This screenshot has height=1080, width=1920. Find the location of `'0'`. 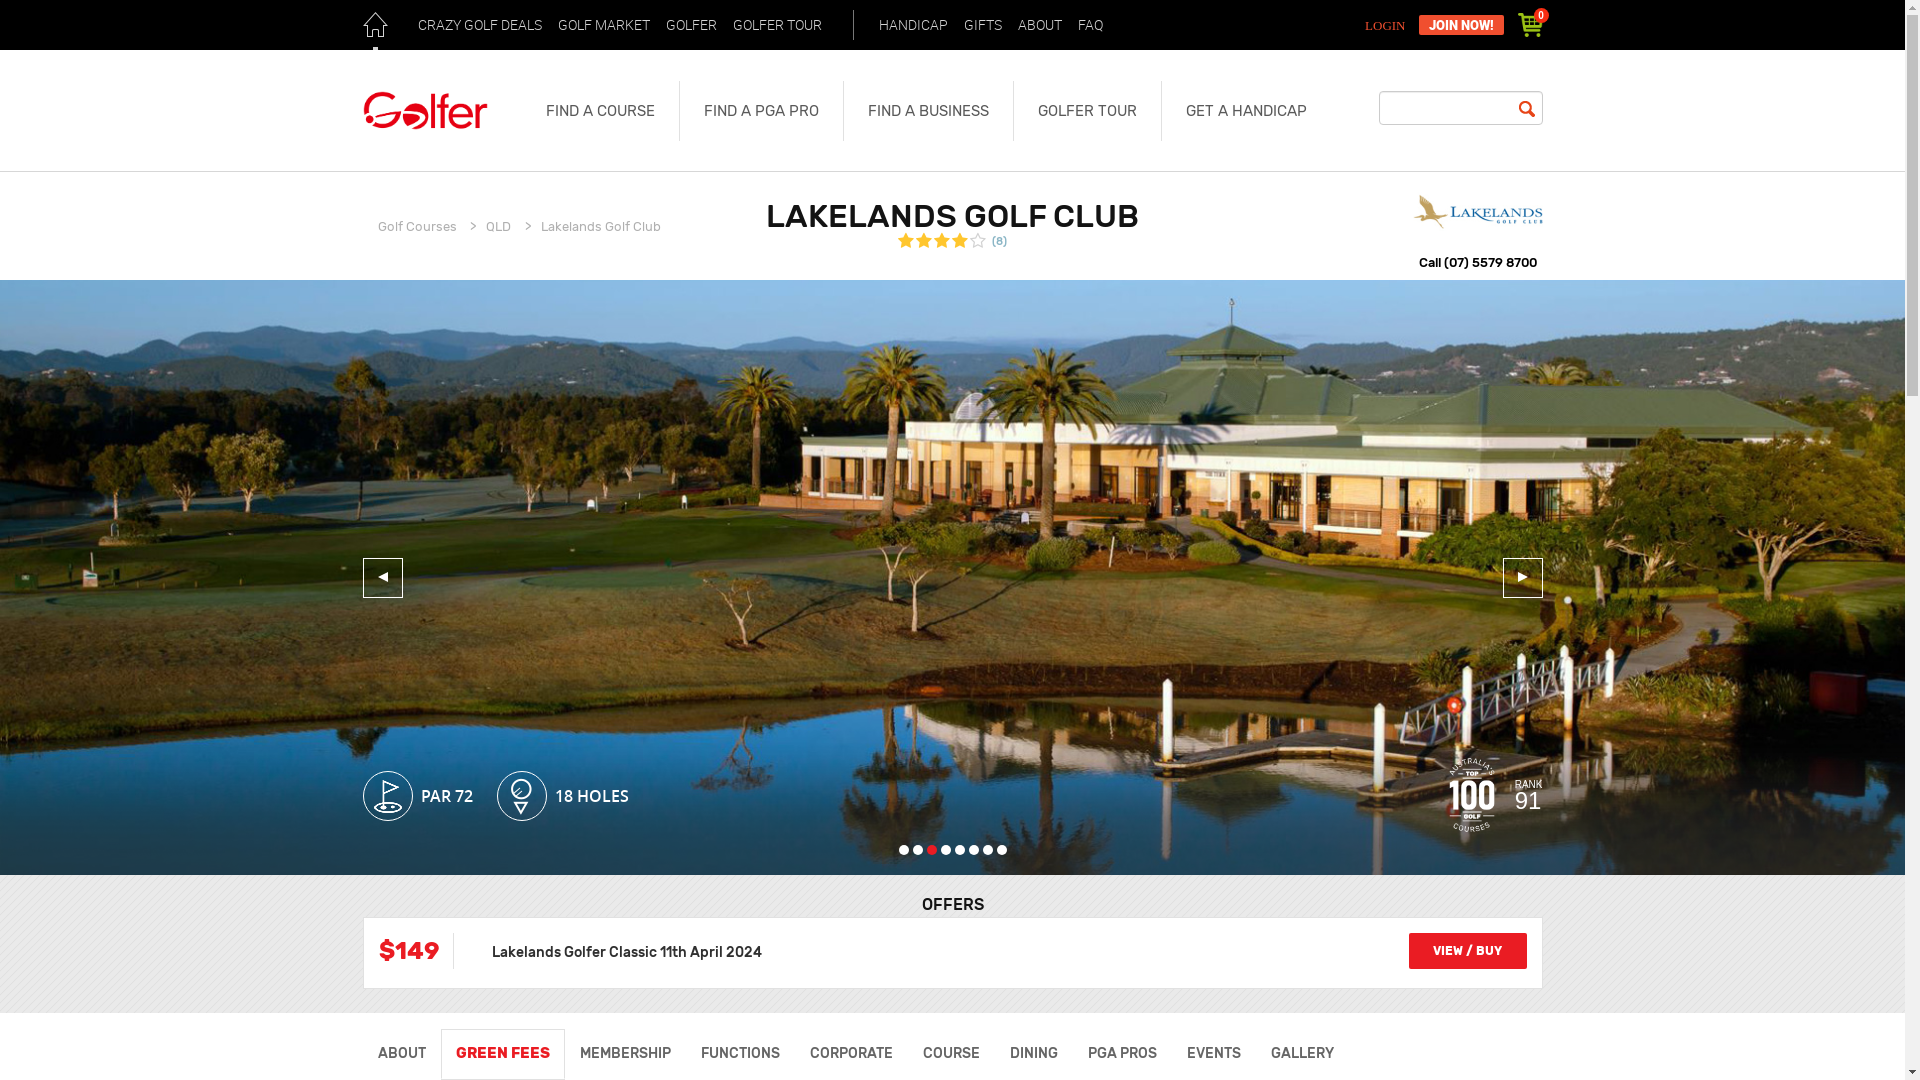

'0' is located at coordinates (1529, 24).